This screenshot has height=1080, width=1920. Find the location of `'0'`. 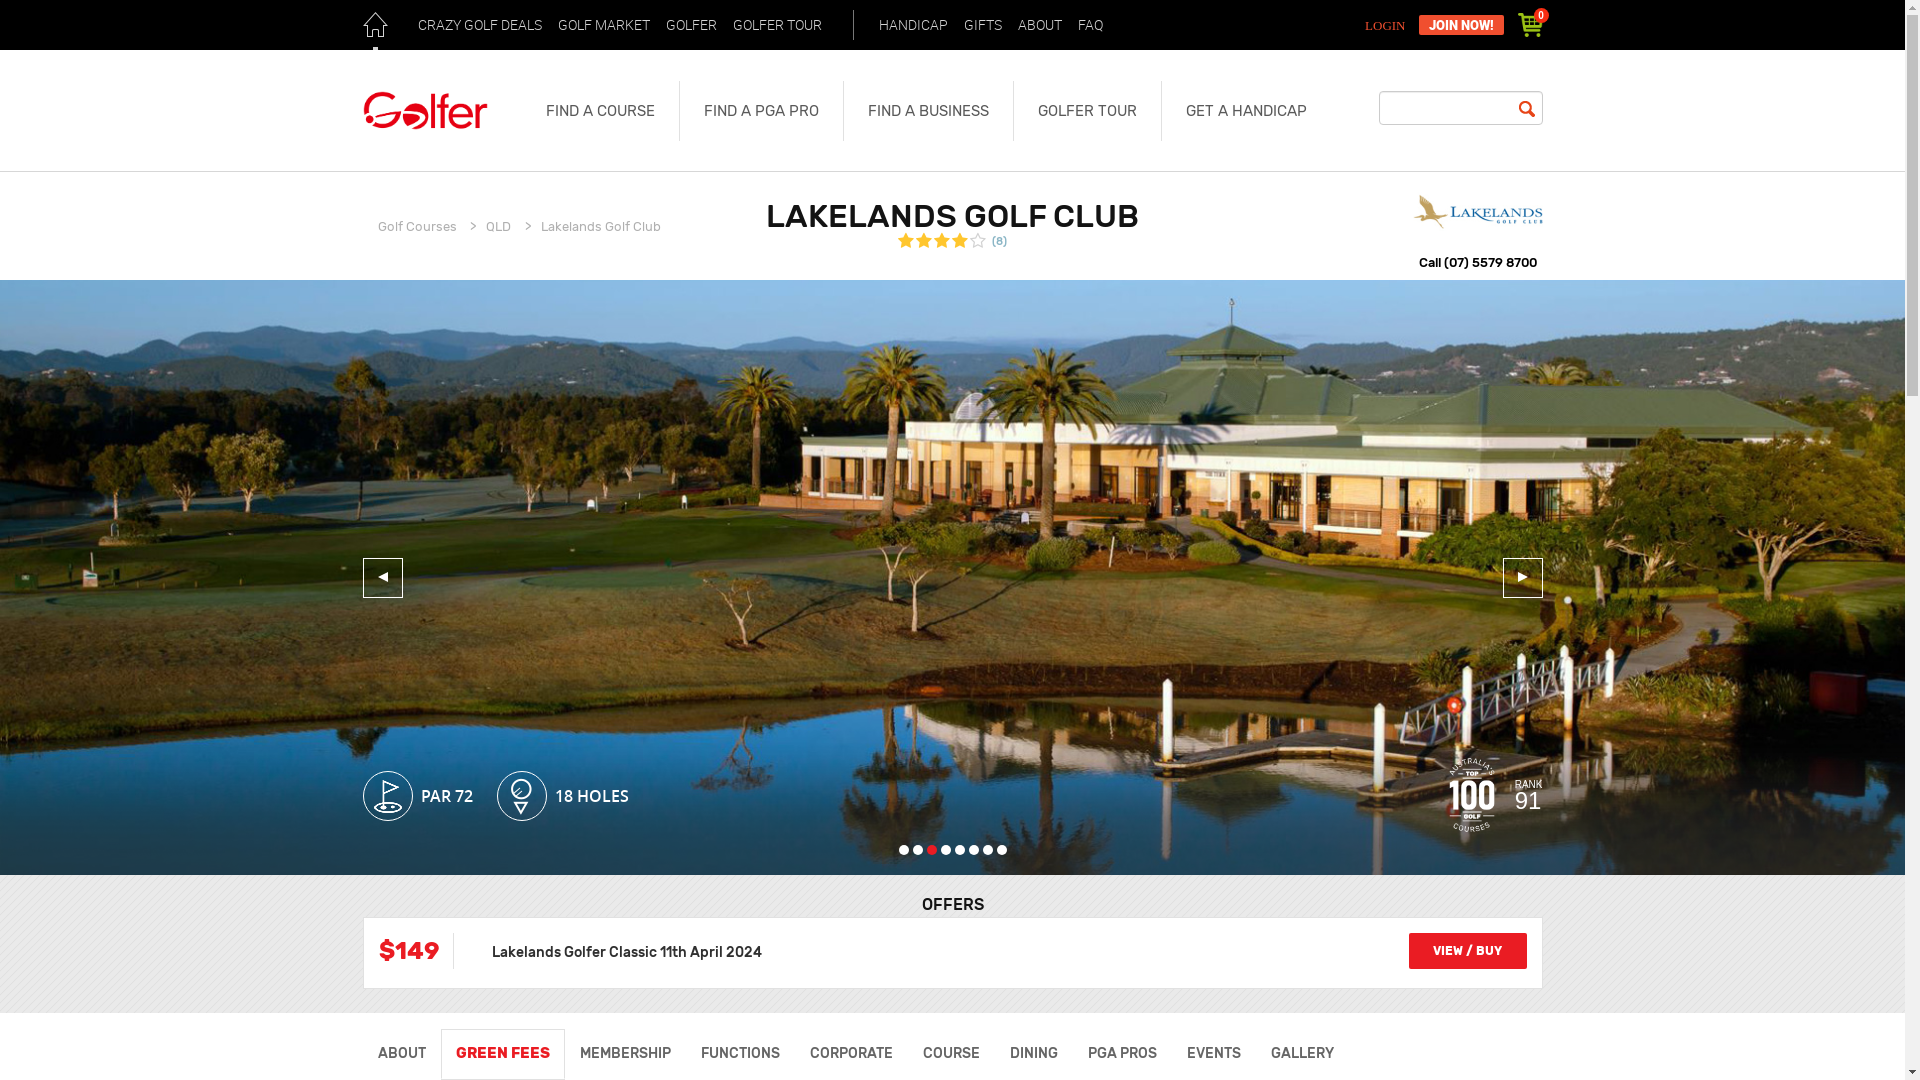

'0' is located at coordinates (1529, 24).